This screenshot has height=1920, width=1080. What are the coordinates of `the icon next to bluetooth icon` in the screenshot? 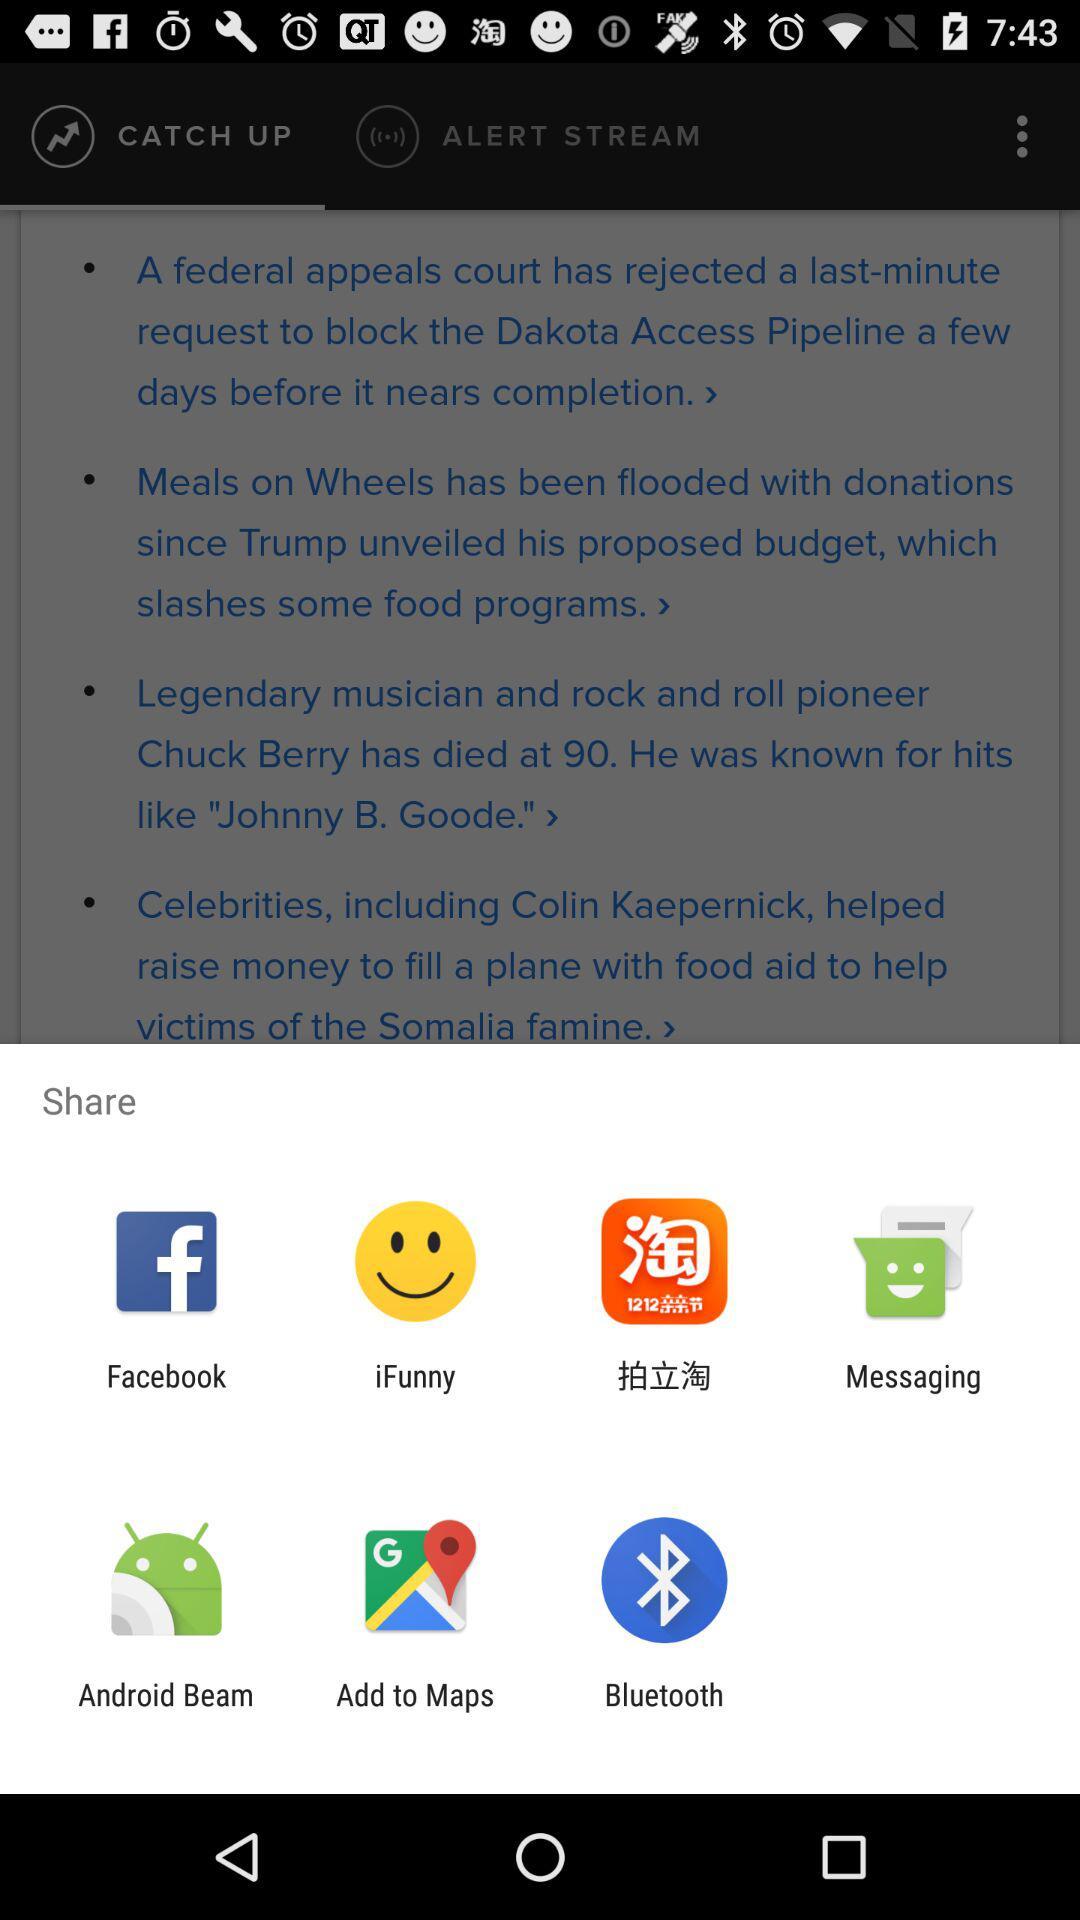 It's located at (414, 1711).